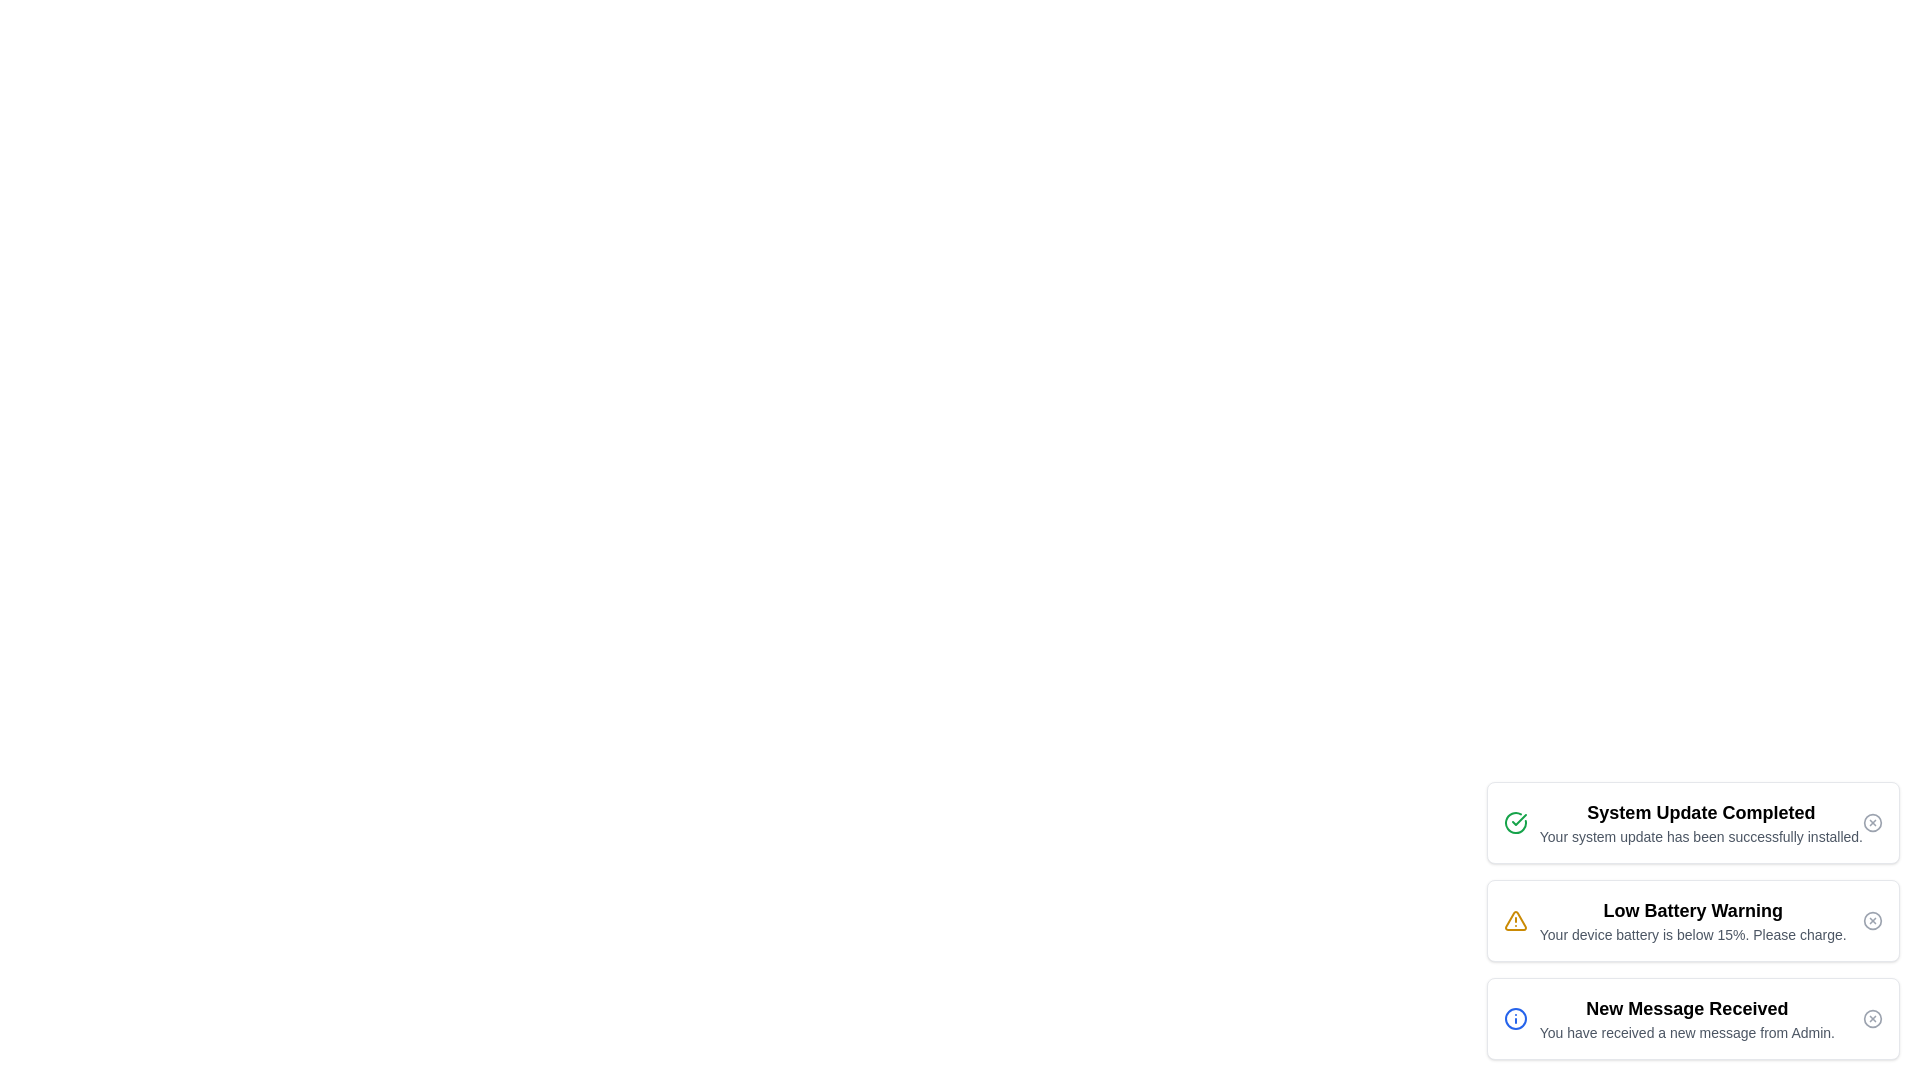 This screenshot has height=1080, width=1920. I want to click on the Close button with an 'X' icon, which is styled with a gray color that changes to red upon hover, located at the rightmost end of the notification card titled 'System Update Completed', so click(1871, 822).